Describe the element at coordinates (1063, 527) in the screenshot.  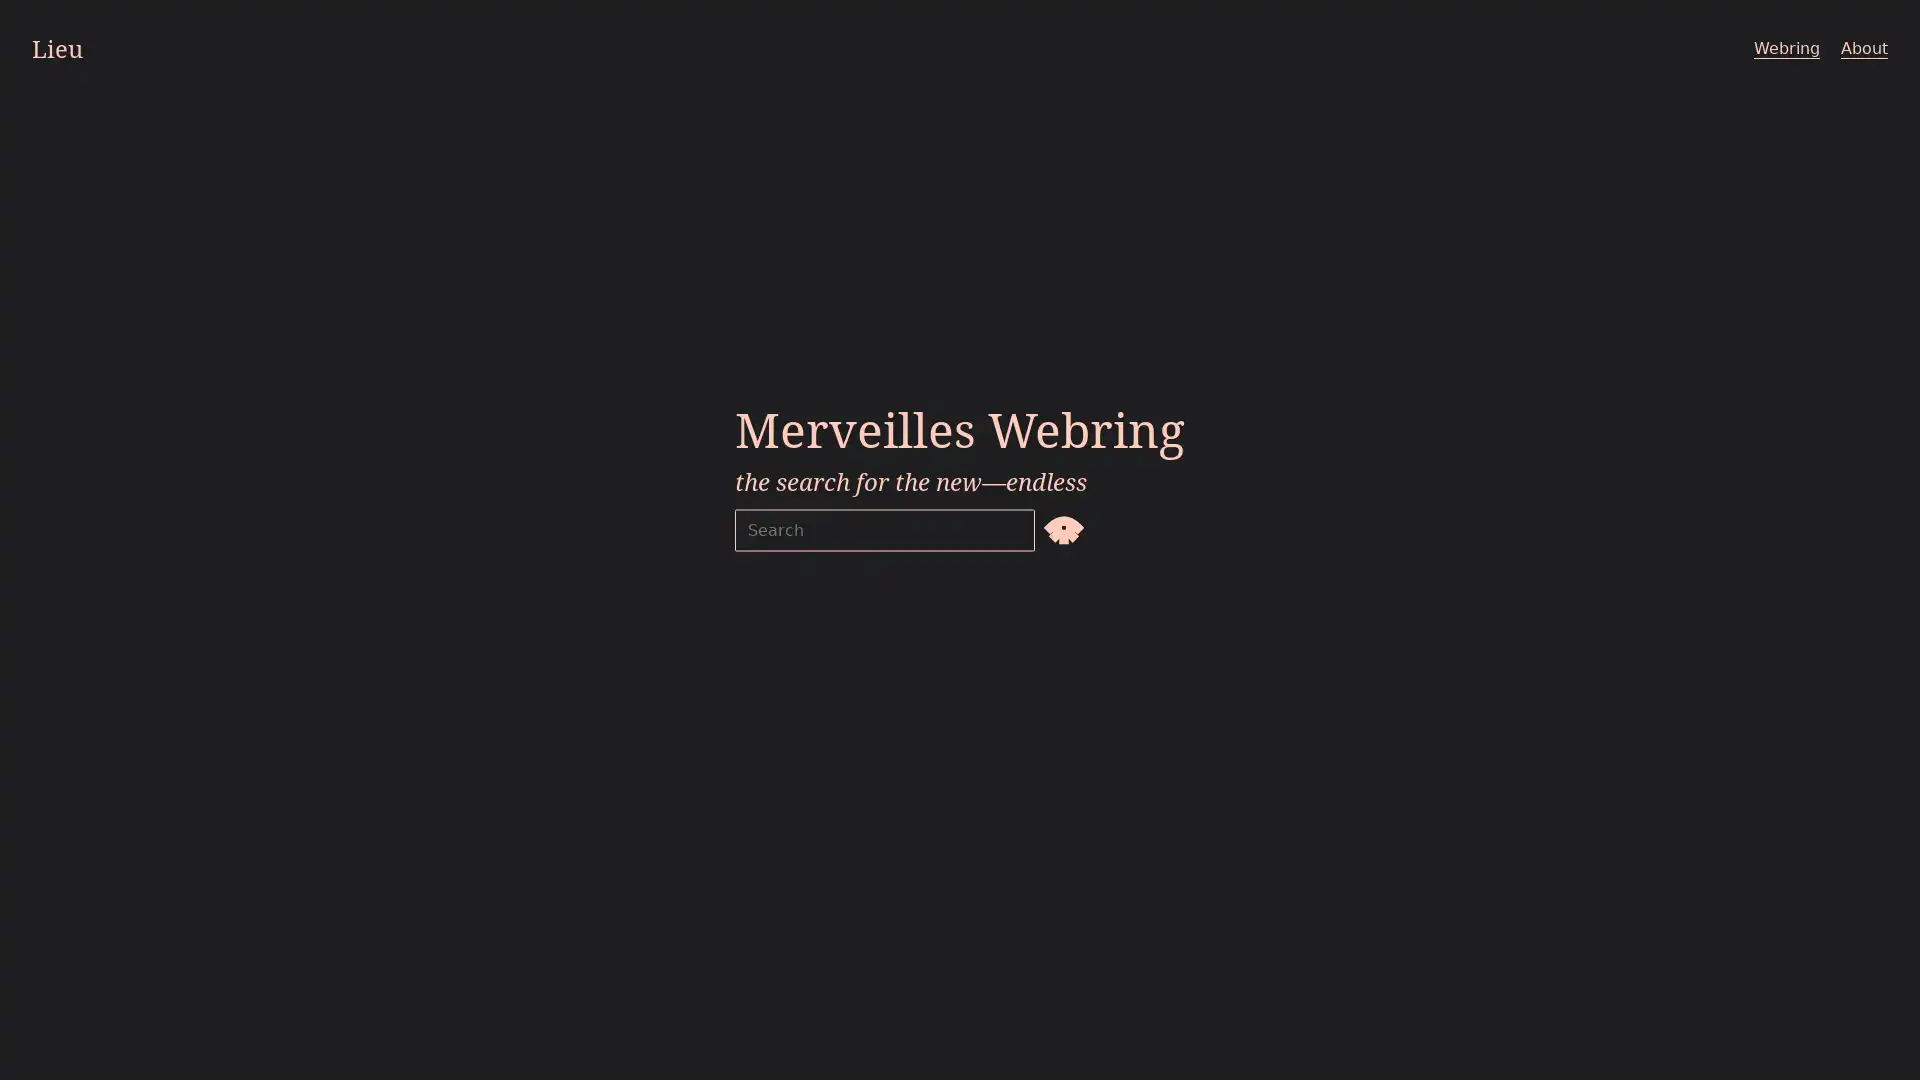
I see `Search` at that location.